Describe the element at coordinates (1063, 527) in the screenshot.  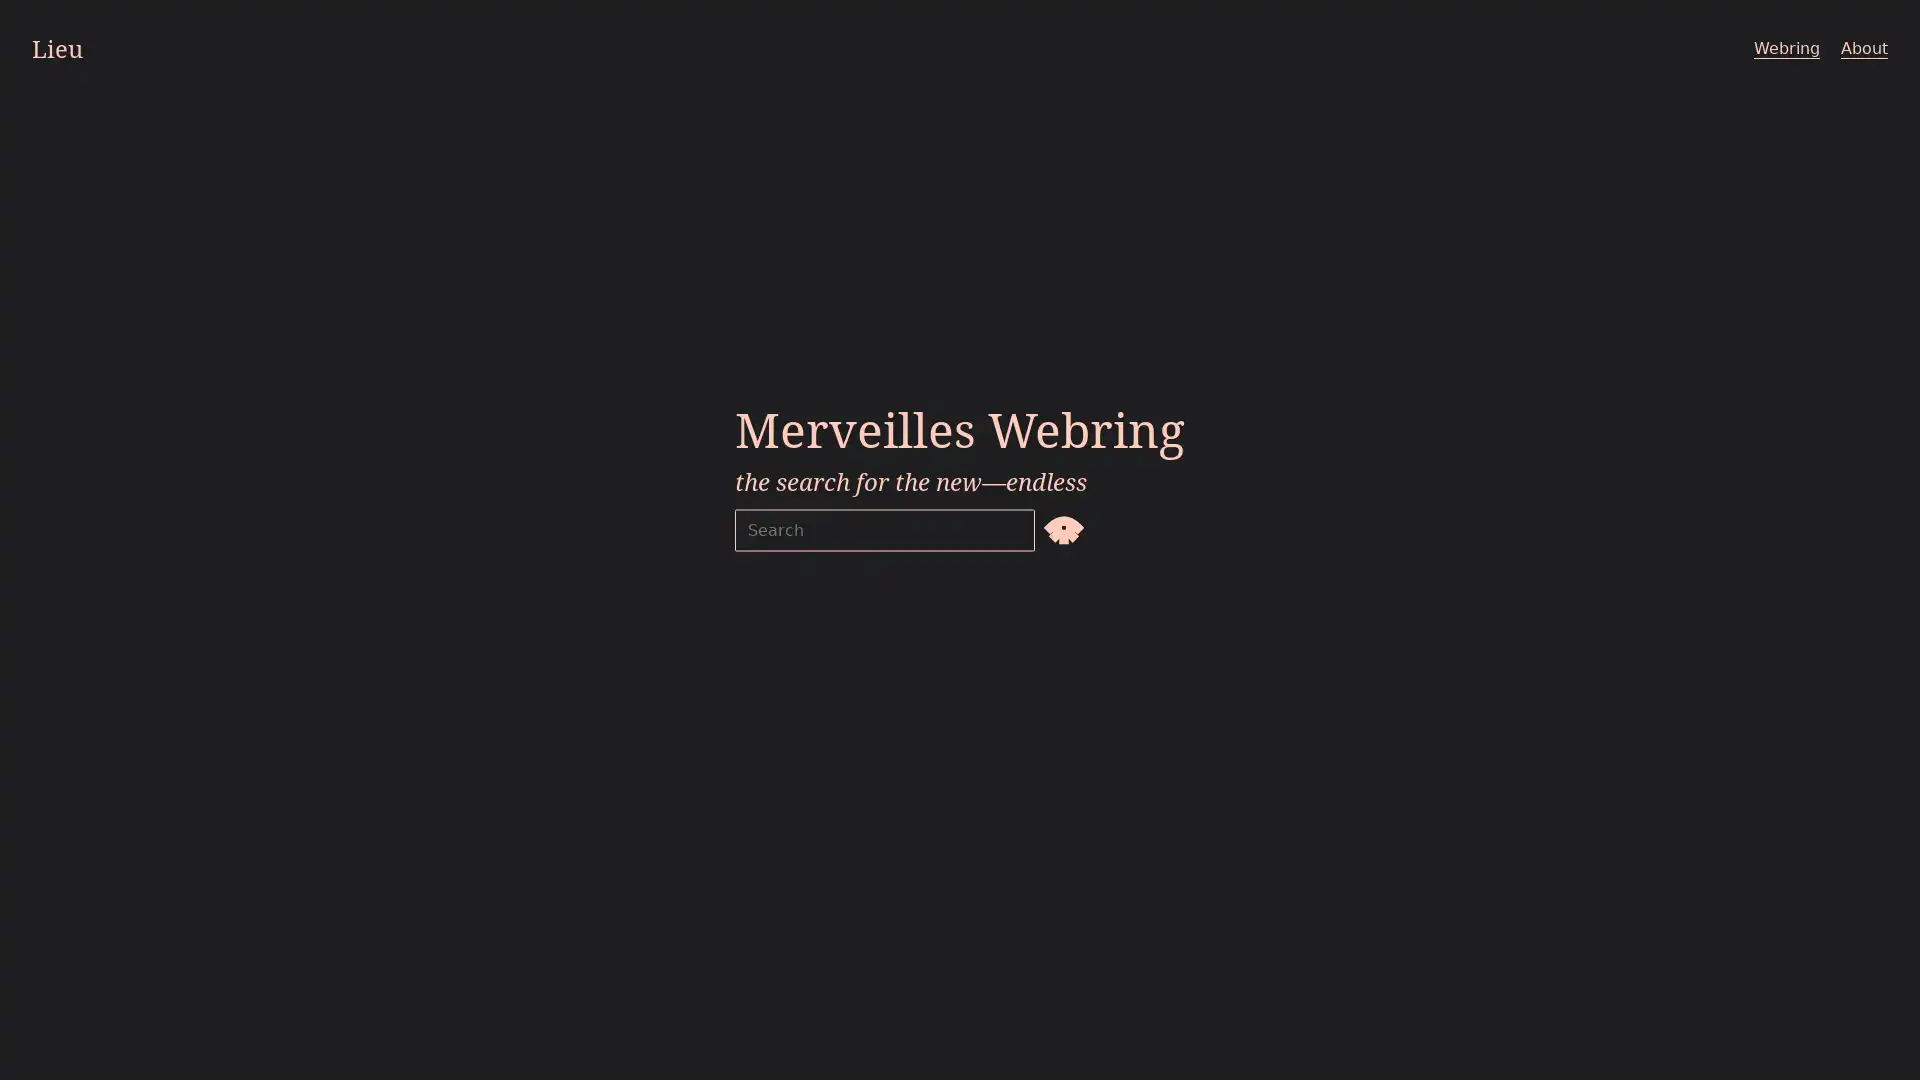
I see `Search` at that location.